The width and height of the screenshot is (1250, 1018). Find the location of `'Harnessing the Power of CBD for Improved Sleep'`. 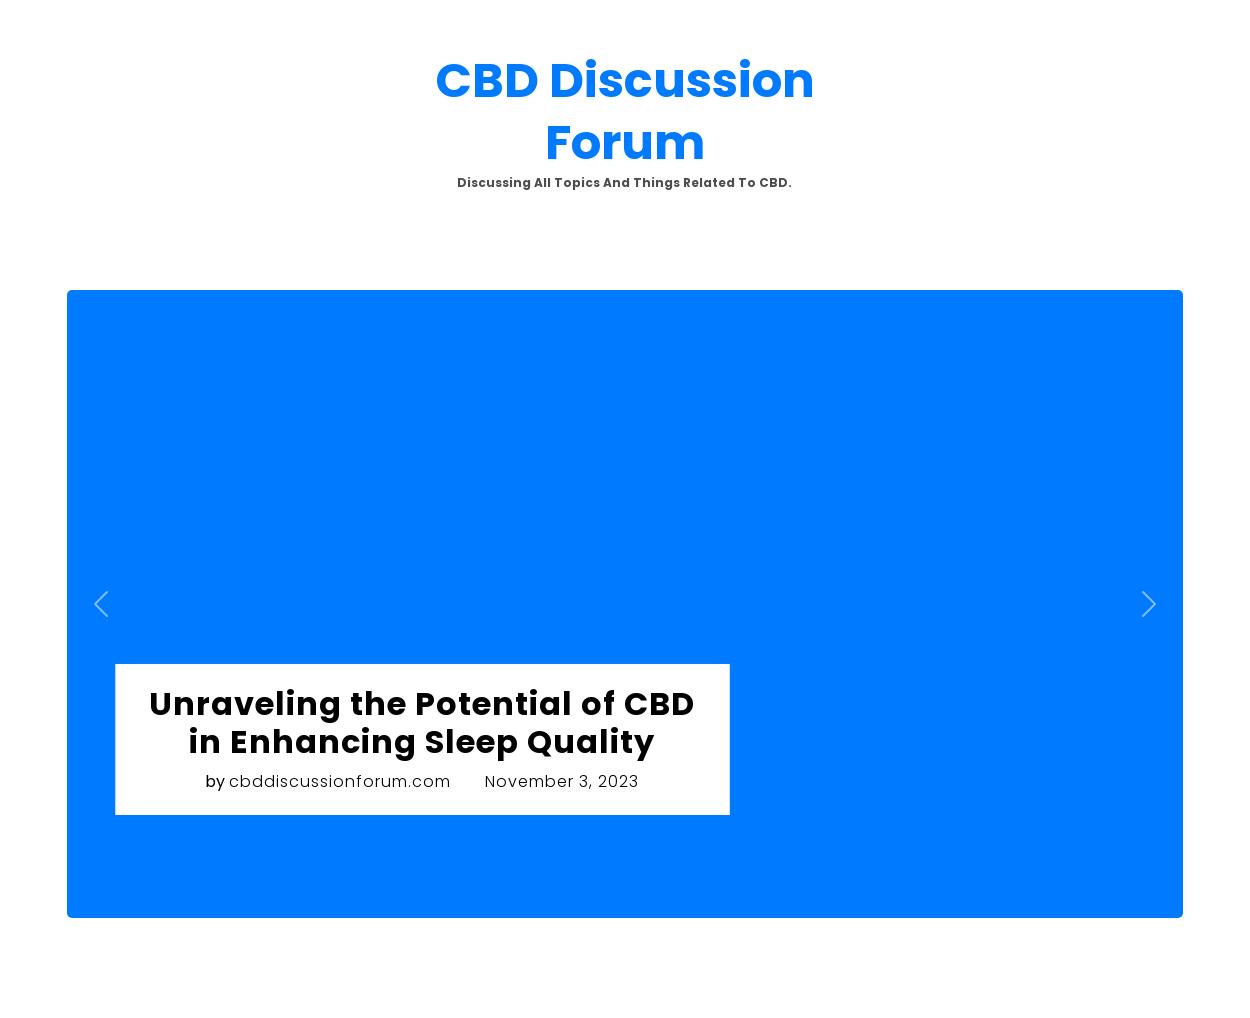

'Harnessing the Power of CBD for Improved Sleep' is located at coordinates (452, 333).